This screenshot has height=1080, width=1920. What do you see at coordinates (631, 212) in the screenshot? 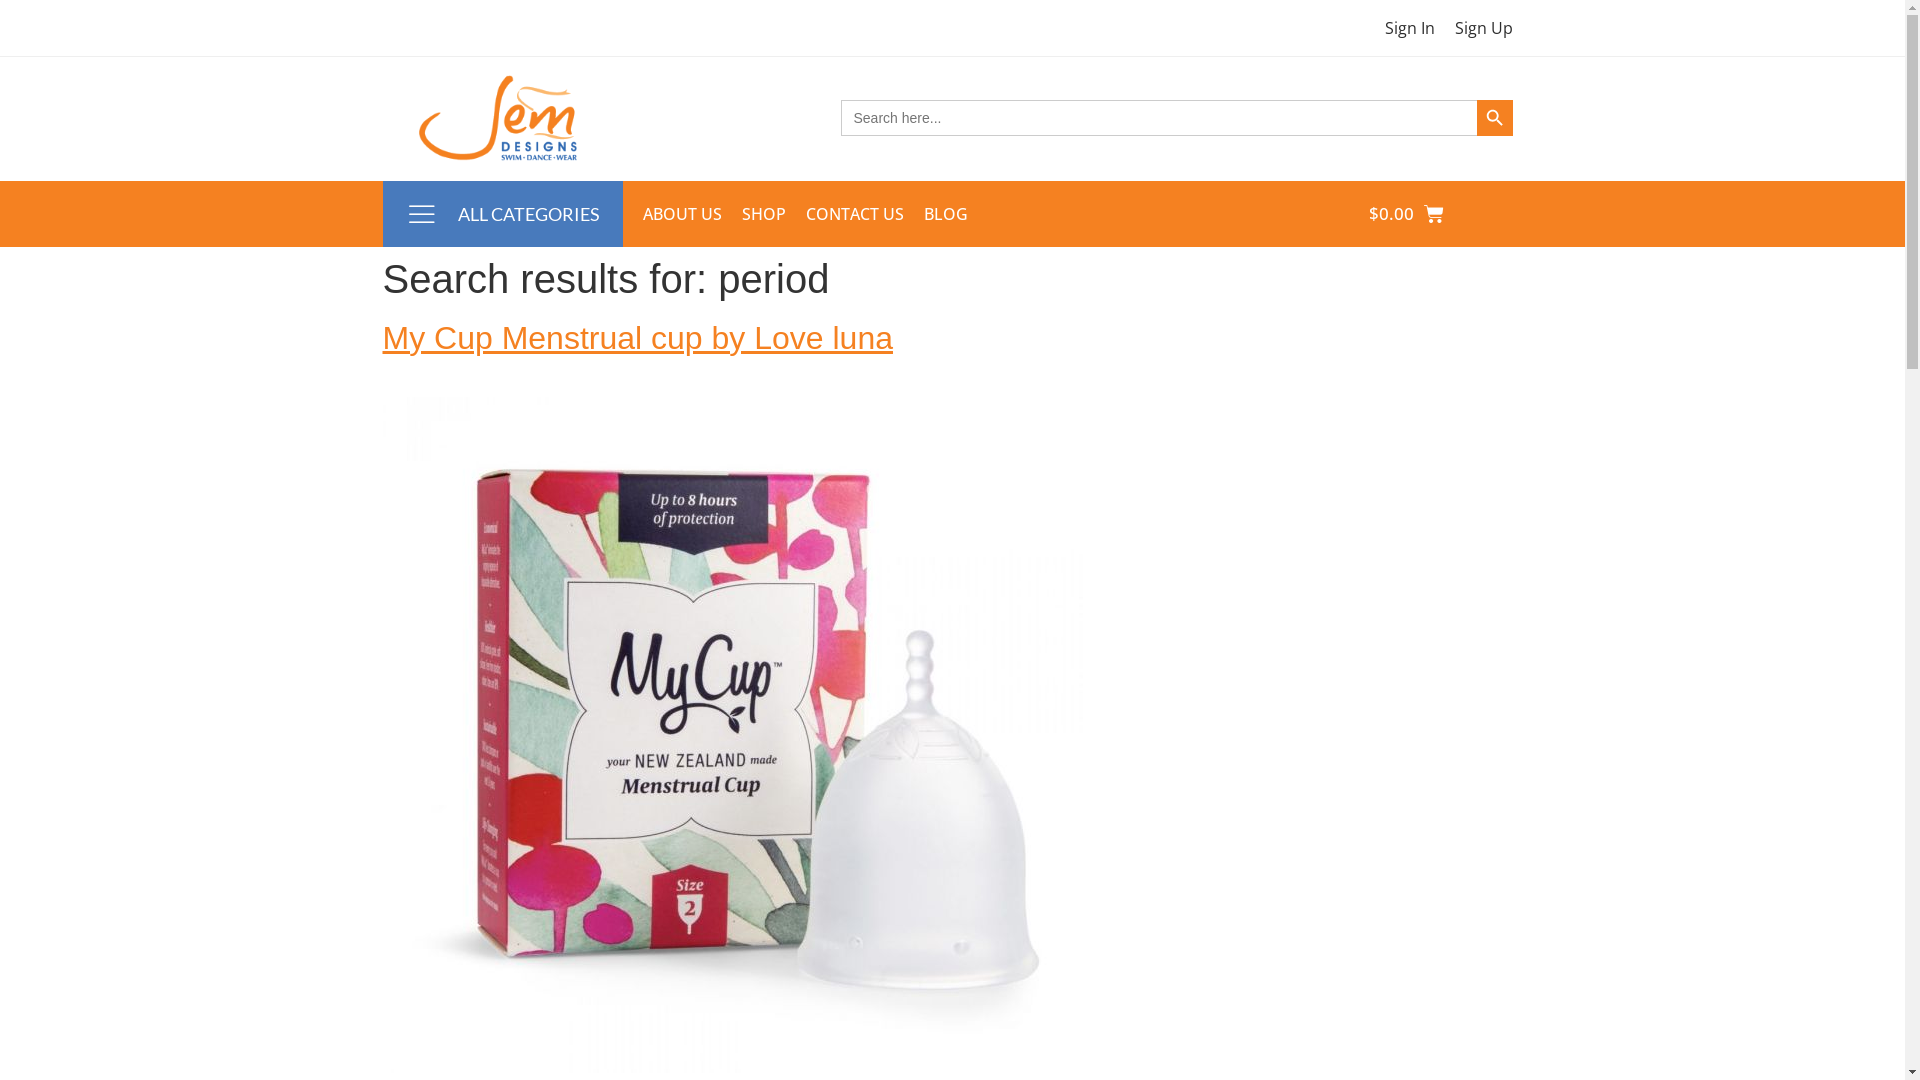
I see `'ABOUT US'` at bounding box center [631, 212].